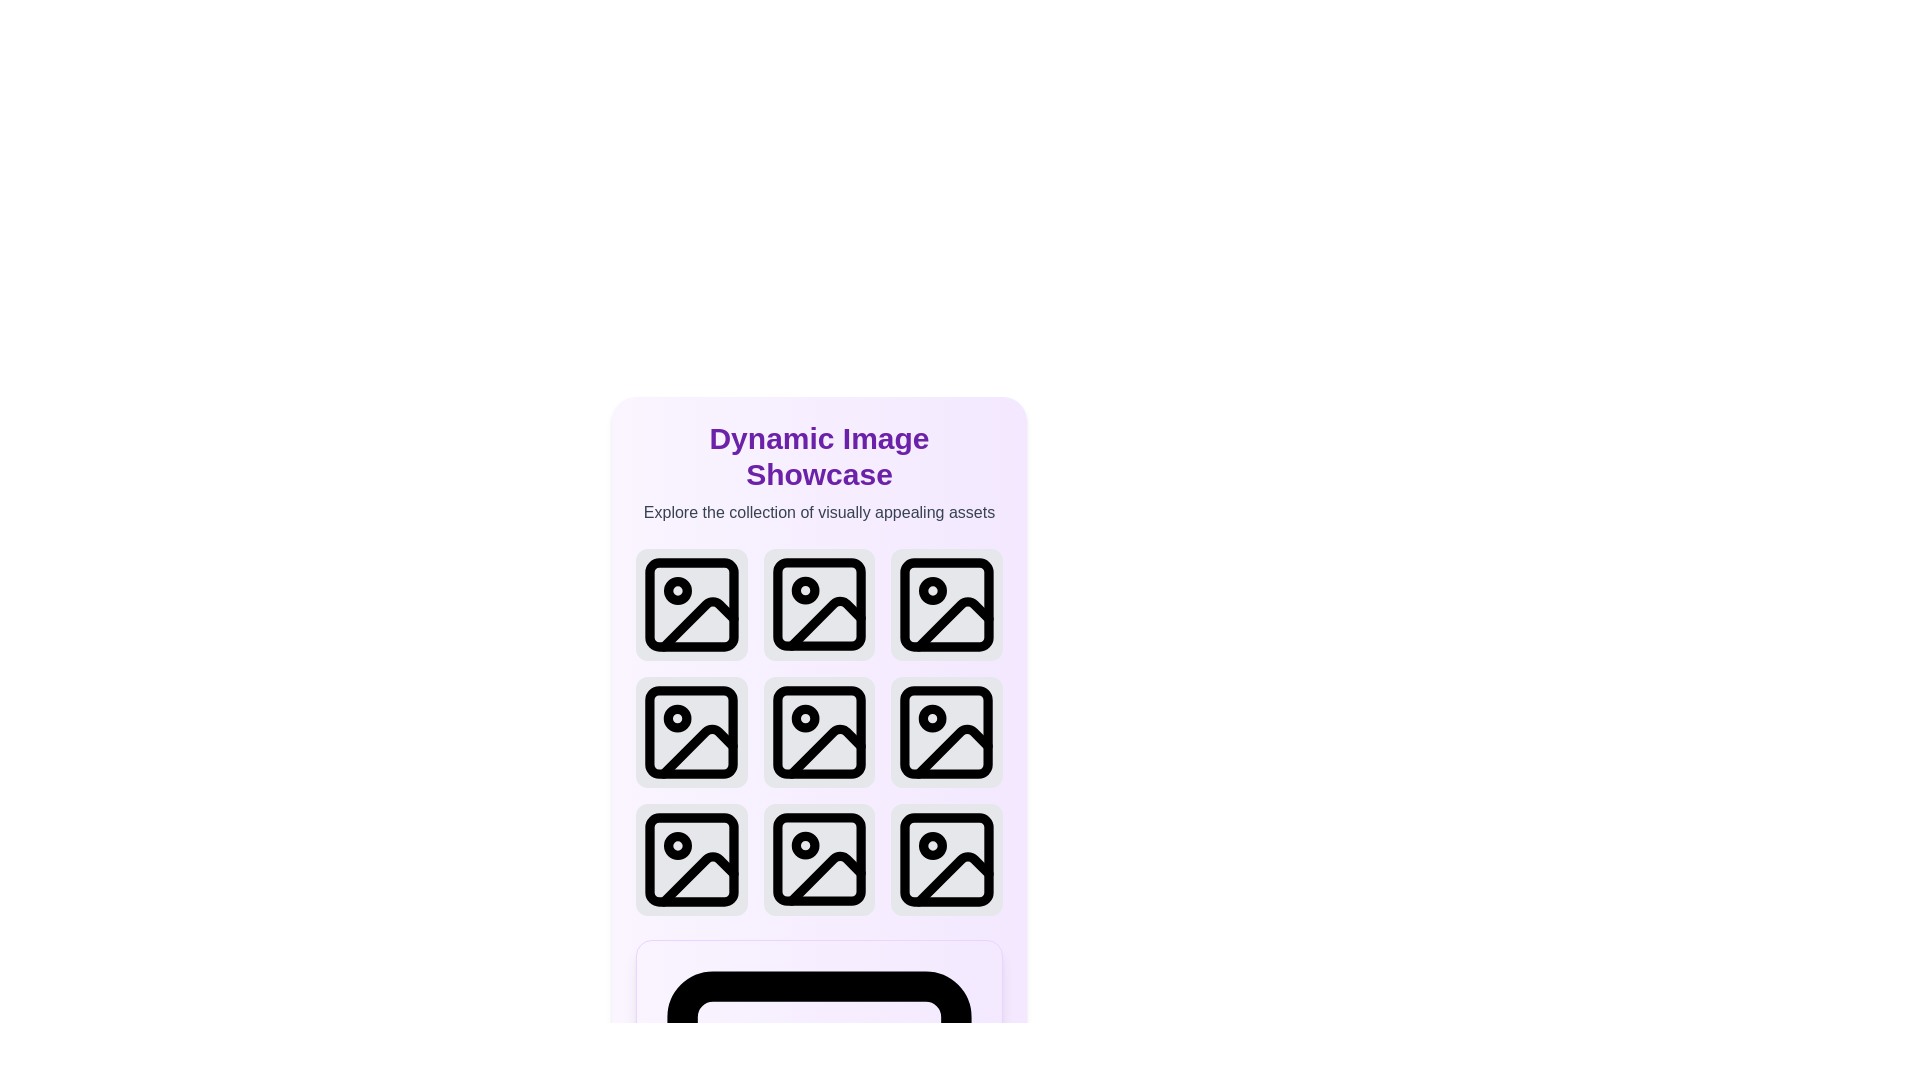 The height and width of the screenshot is (1080, 1920). What do you see at coordinates (691, 603) in the screenshot?
I see `the first image placeholder in the 'Dynamic Image Showcase' section` at bounding box center [691, 603].